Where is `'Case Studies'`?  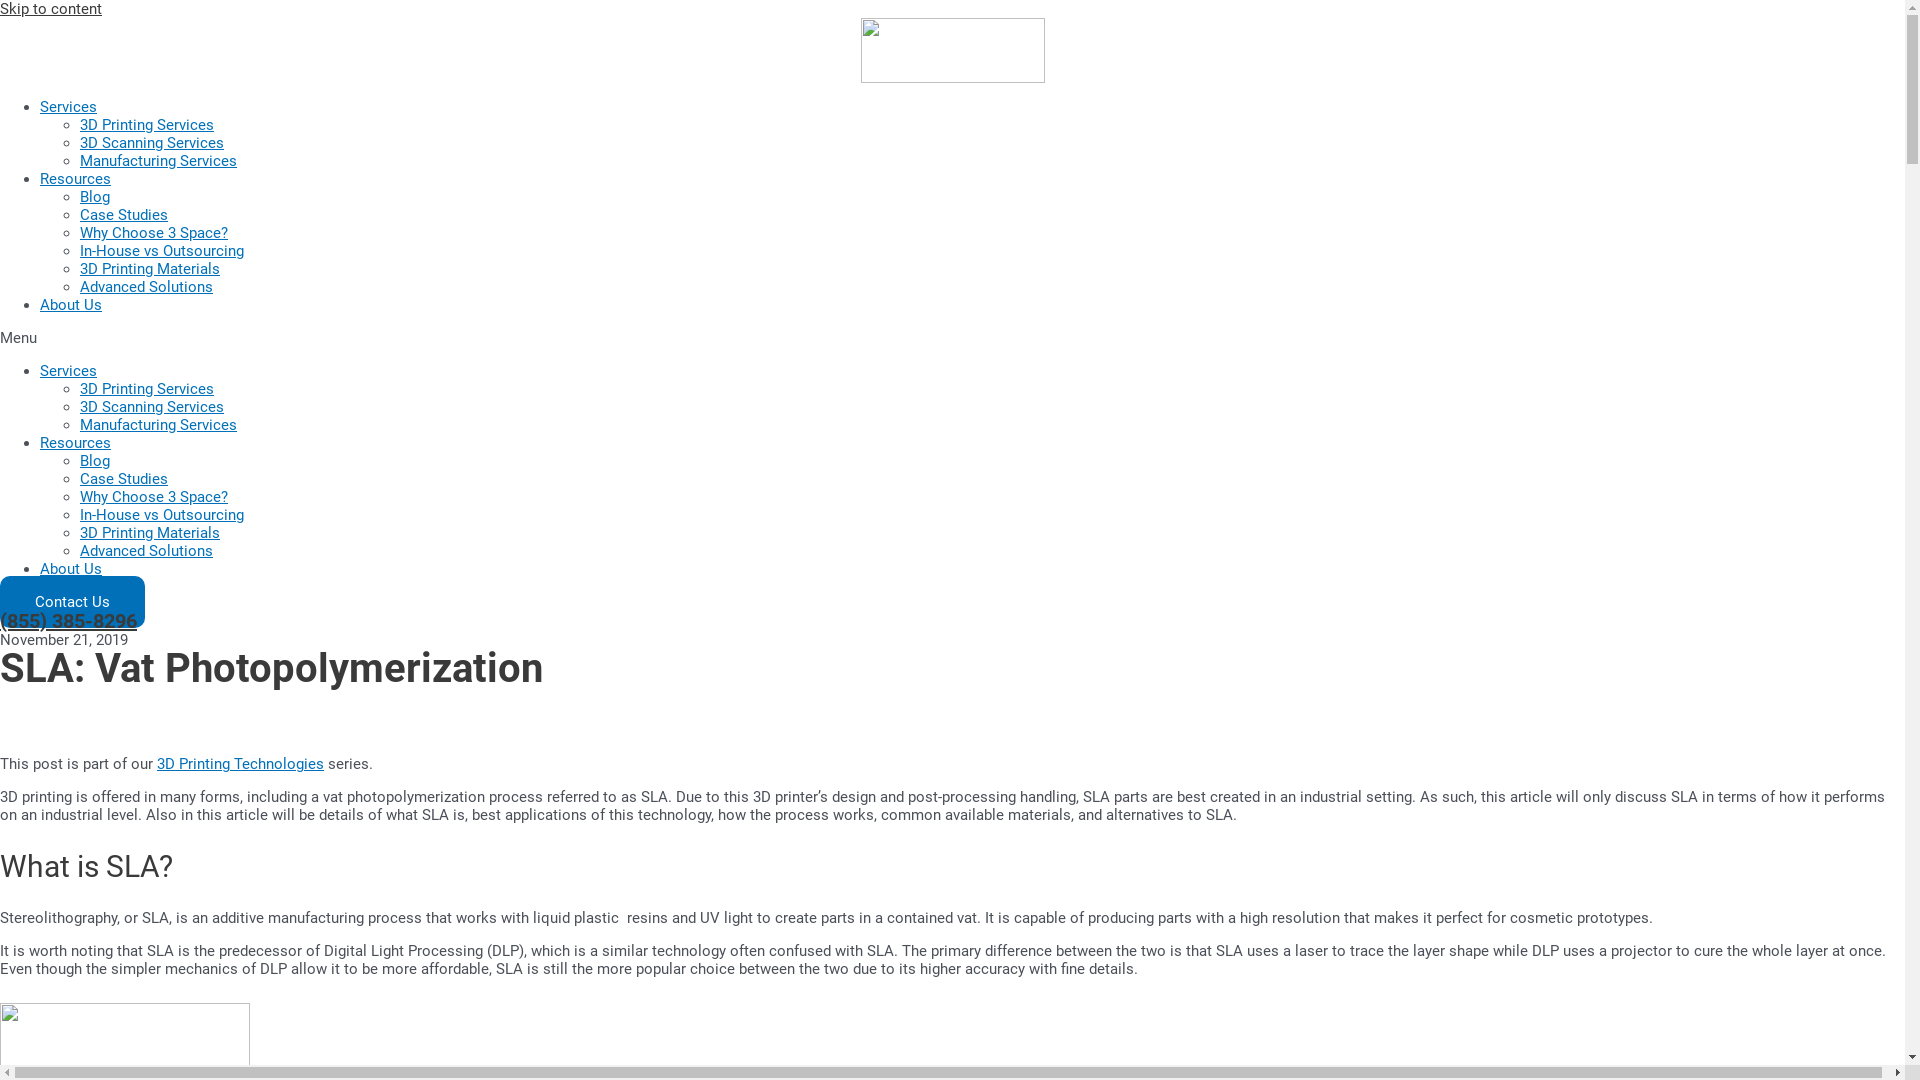
'Case Studies' is located at coordinates (123, 215).